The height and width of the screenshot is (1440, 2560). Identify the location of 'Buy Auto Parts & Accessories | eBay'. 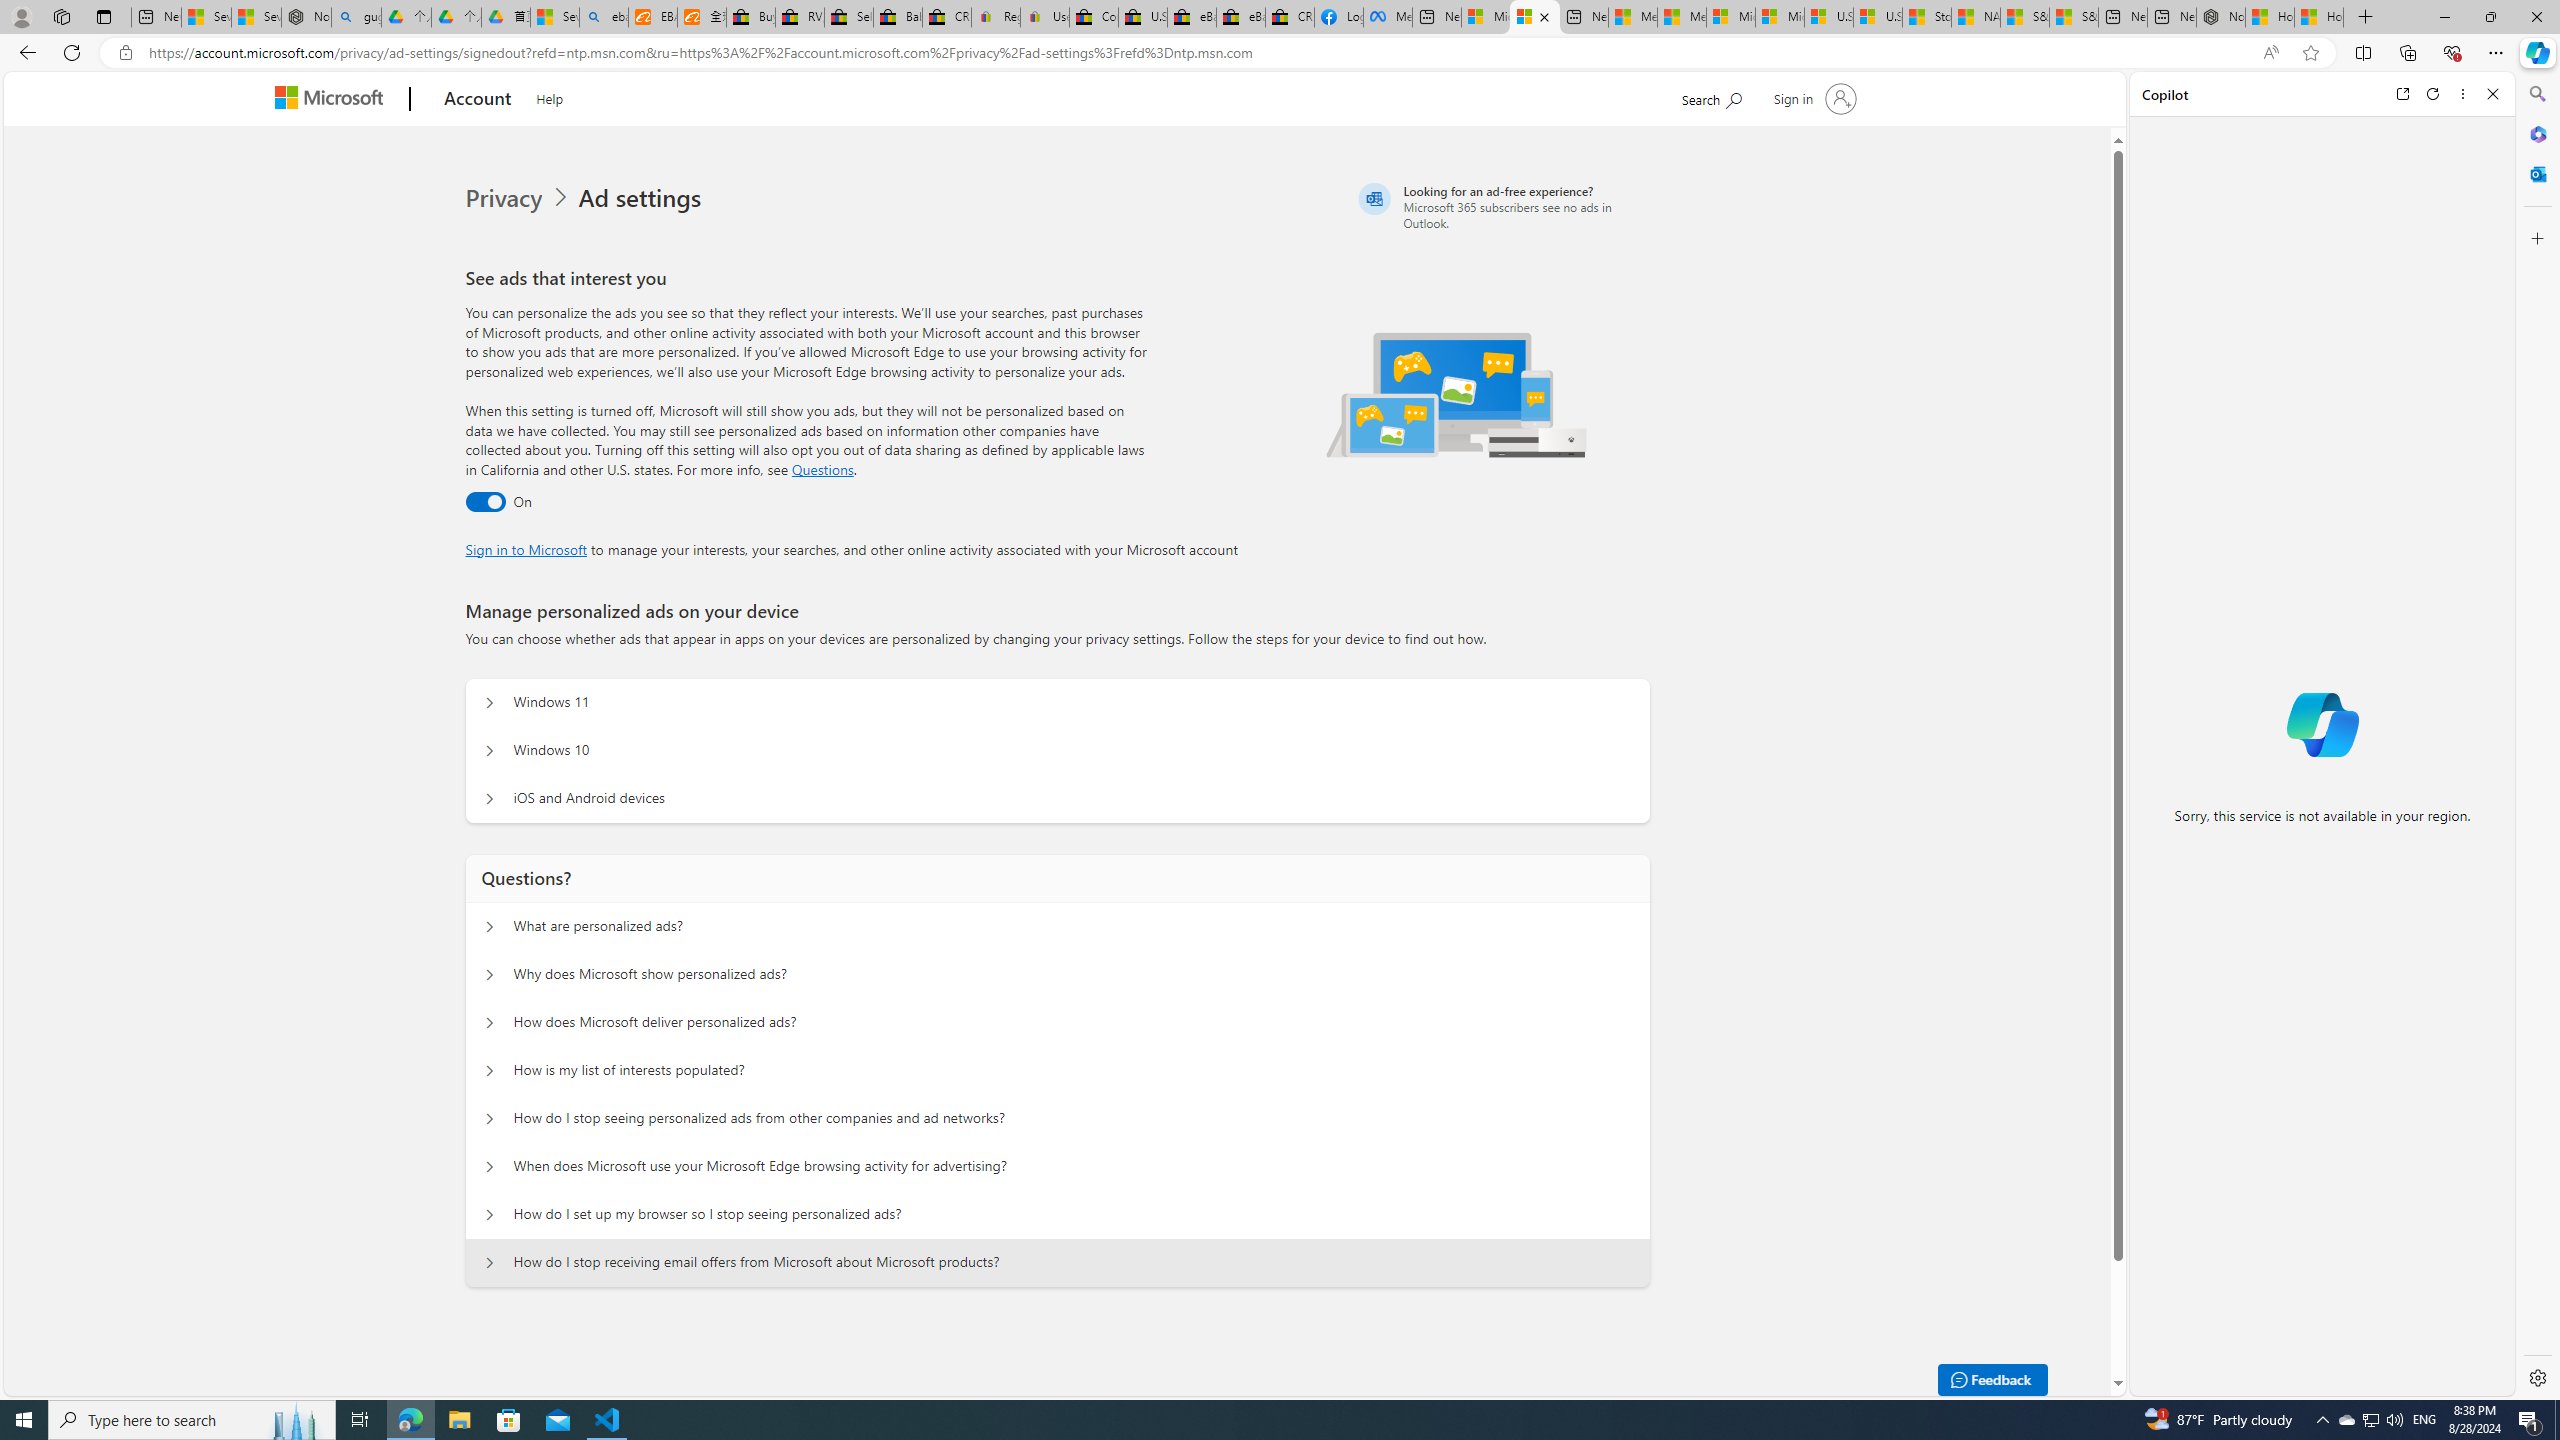
(750, 16).